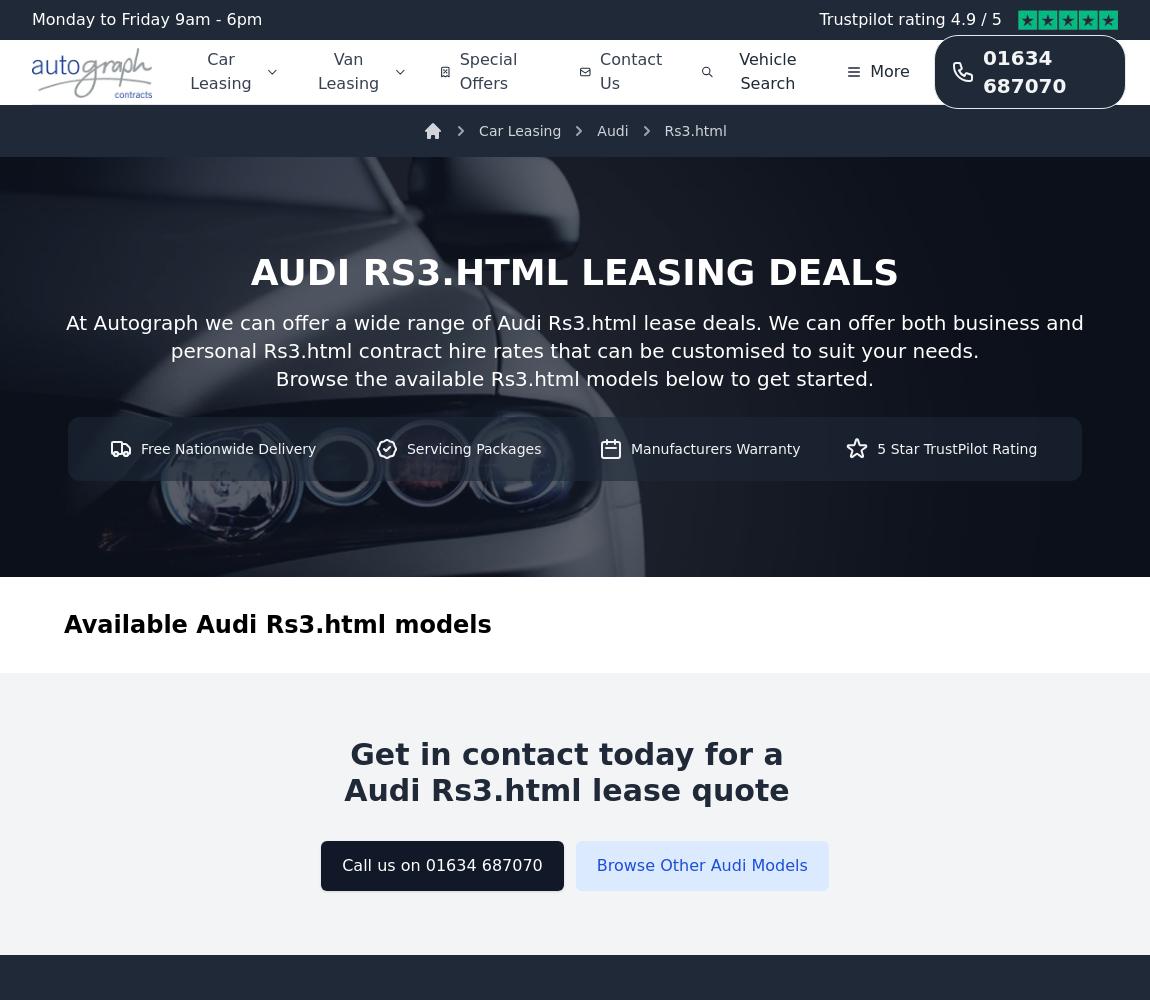 The height and width of the screenshot is (1000, 1150). I want to click on '5 Star TrustPilot Rating', so click(957, 448).